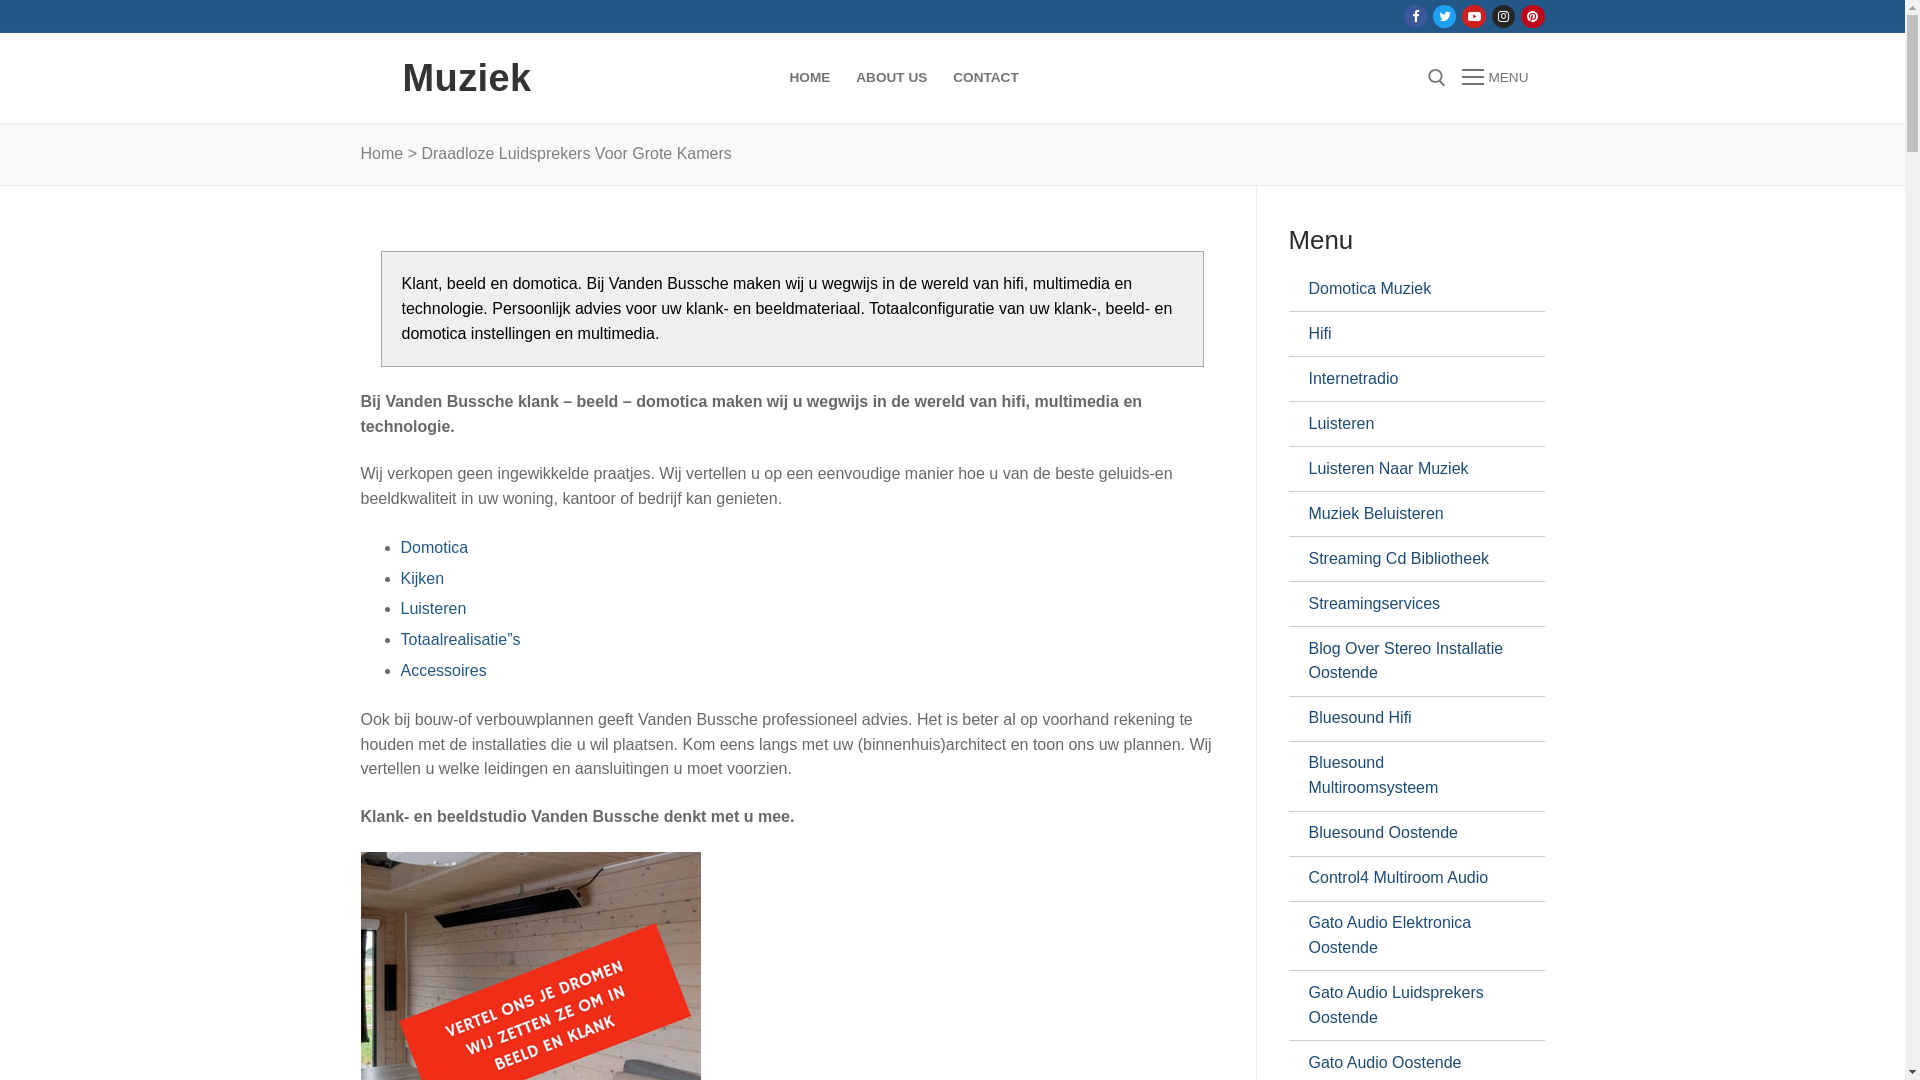 This screenshot has width=1920, height=1080. What do you see at coordinates (1308, 423) in the screenshot?
I see `'Luisteren'` at bounding box center [1308, 423].